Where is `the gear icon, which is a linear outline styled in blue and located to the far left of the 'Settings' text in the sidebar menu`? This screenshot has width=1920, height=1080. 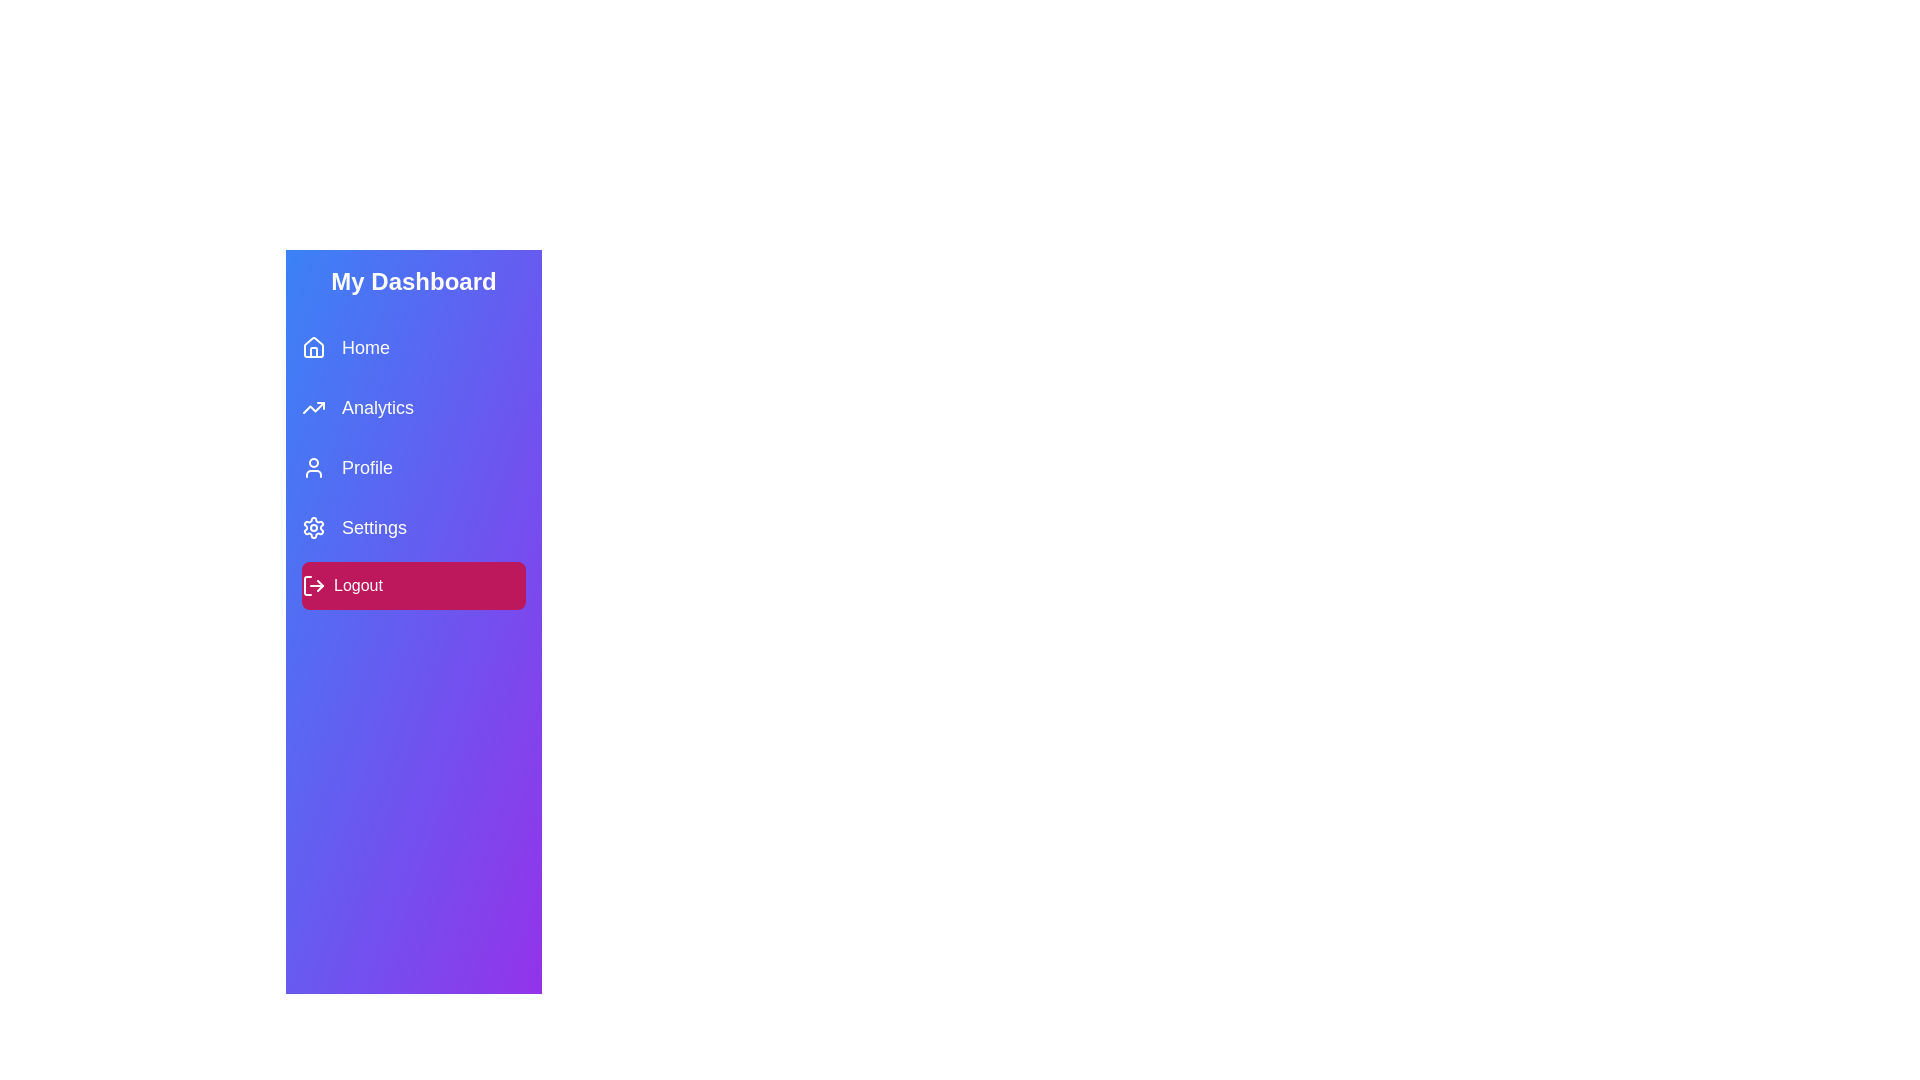 the gear icon, which is a linear outline styled in blue and located to the far left of the 'Settings' text in the sidebar menu is located at coordinates (312, 527).